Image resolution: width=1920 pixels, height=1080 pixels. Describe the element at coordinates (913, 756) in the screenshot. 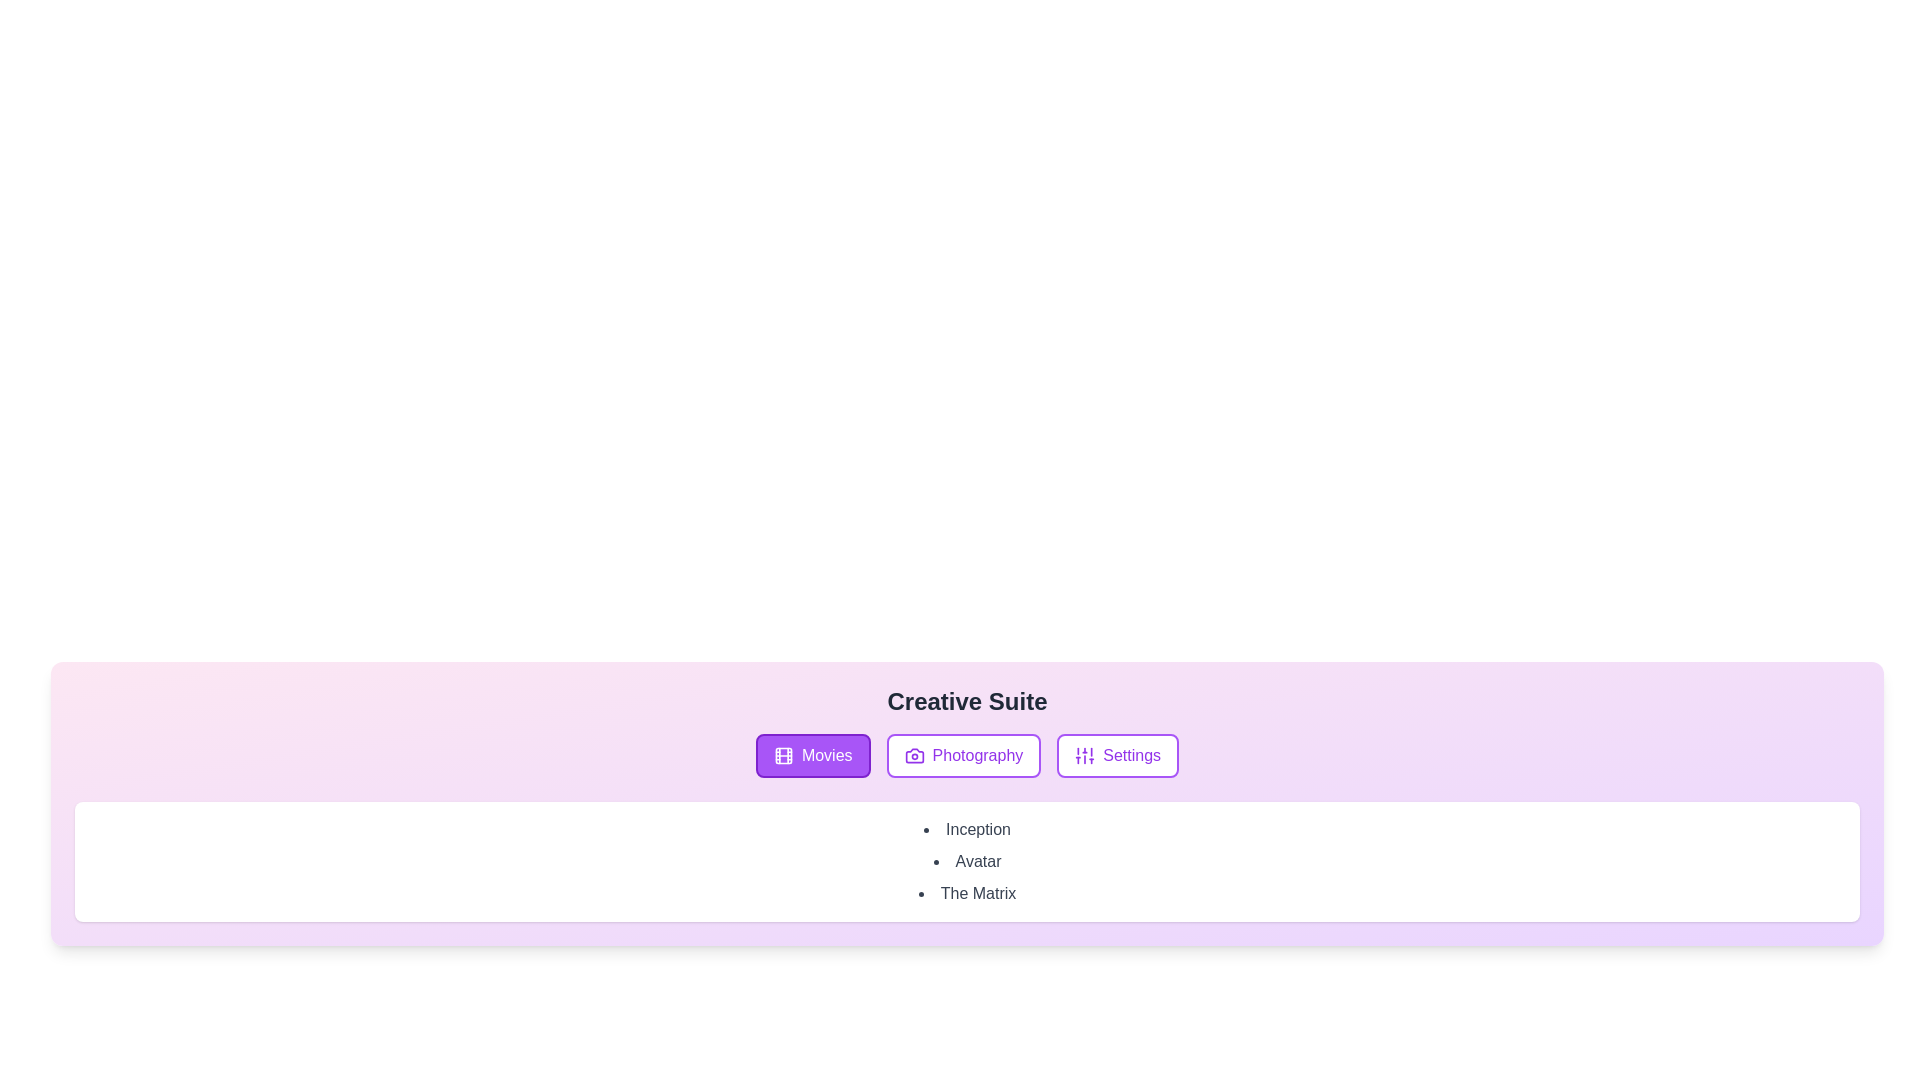

I see `the 'Photography' icon in the navigation bar` at that location.